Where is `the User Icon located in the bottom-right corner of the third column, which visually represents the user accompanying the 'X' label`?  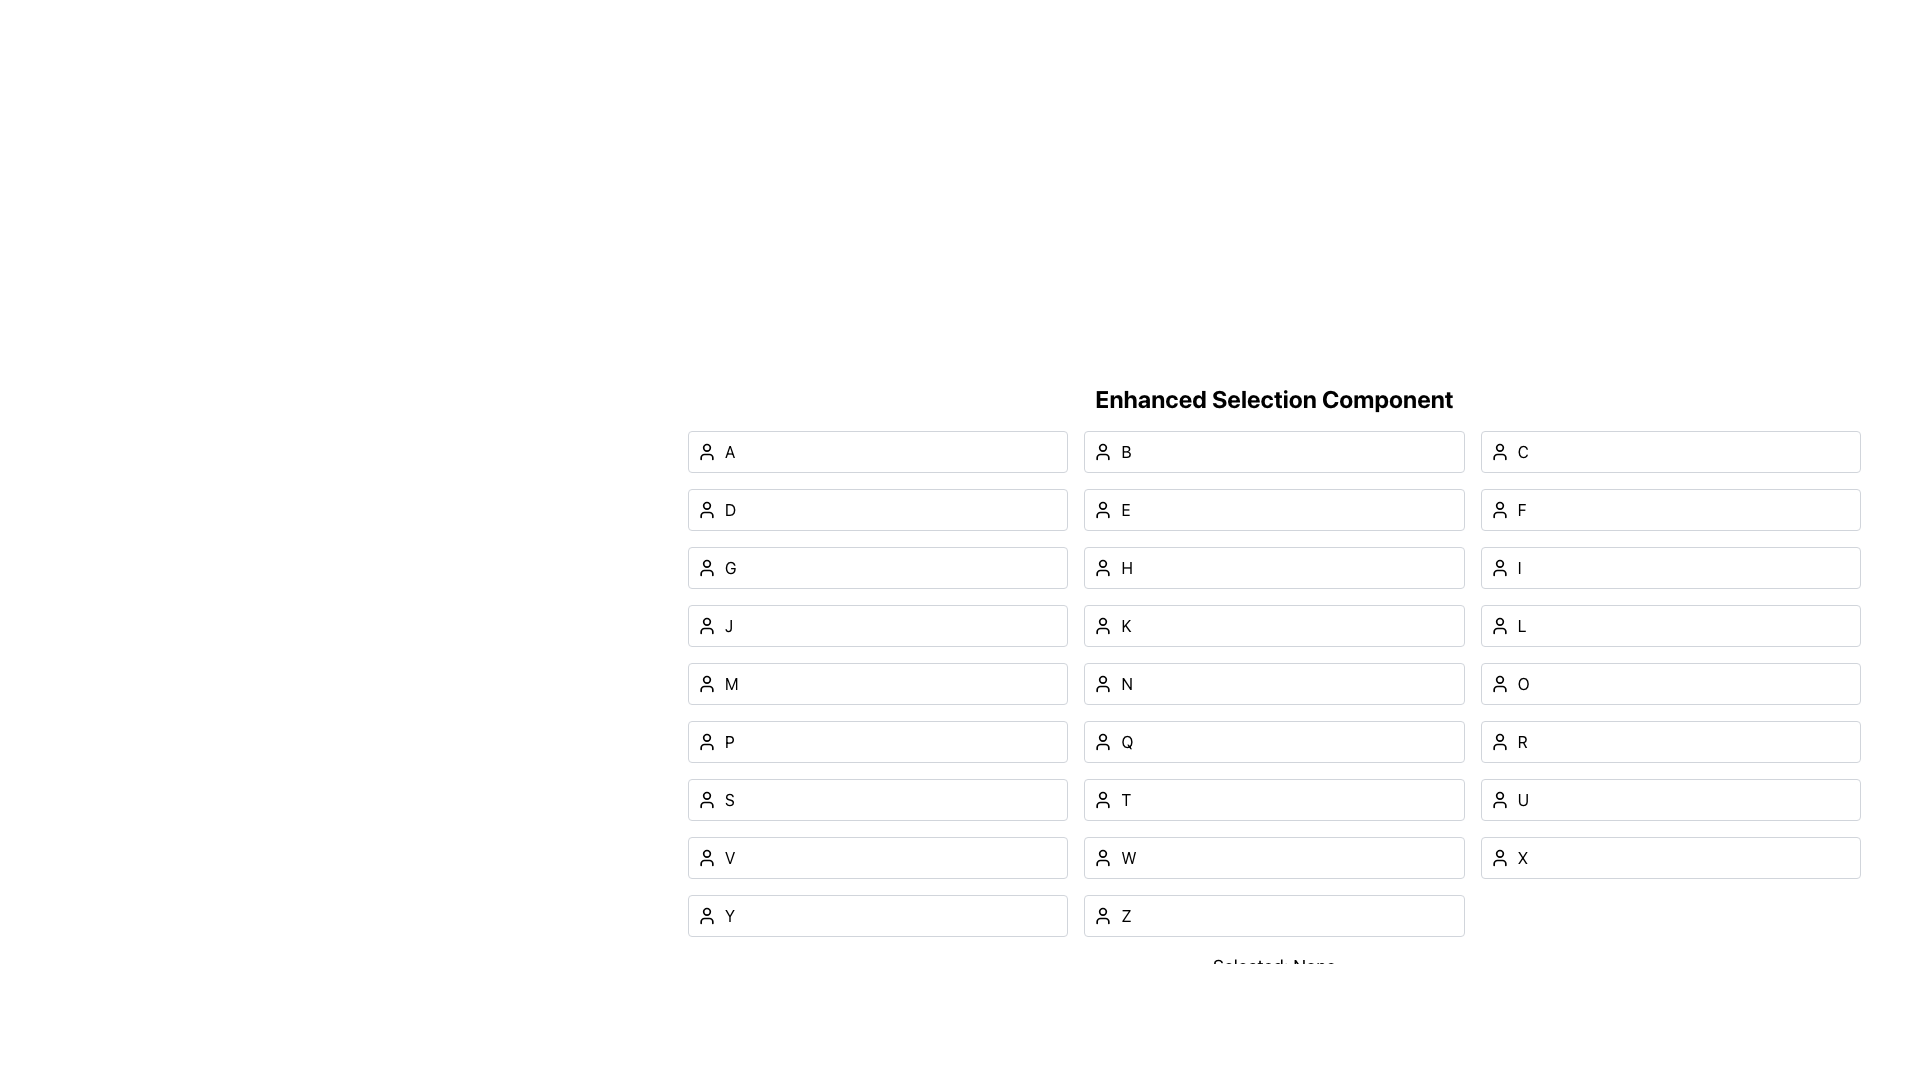
the User Icon located in the bottom-right corner of the third column, which visually represents the user accompanying the 'X' label is located at coordinates (1499, 856).